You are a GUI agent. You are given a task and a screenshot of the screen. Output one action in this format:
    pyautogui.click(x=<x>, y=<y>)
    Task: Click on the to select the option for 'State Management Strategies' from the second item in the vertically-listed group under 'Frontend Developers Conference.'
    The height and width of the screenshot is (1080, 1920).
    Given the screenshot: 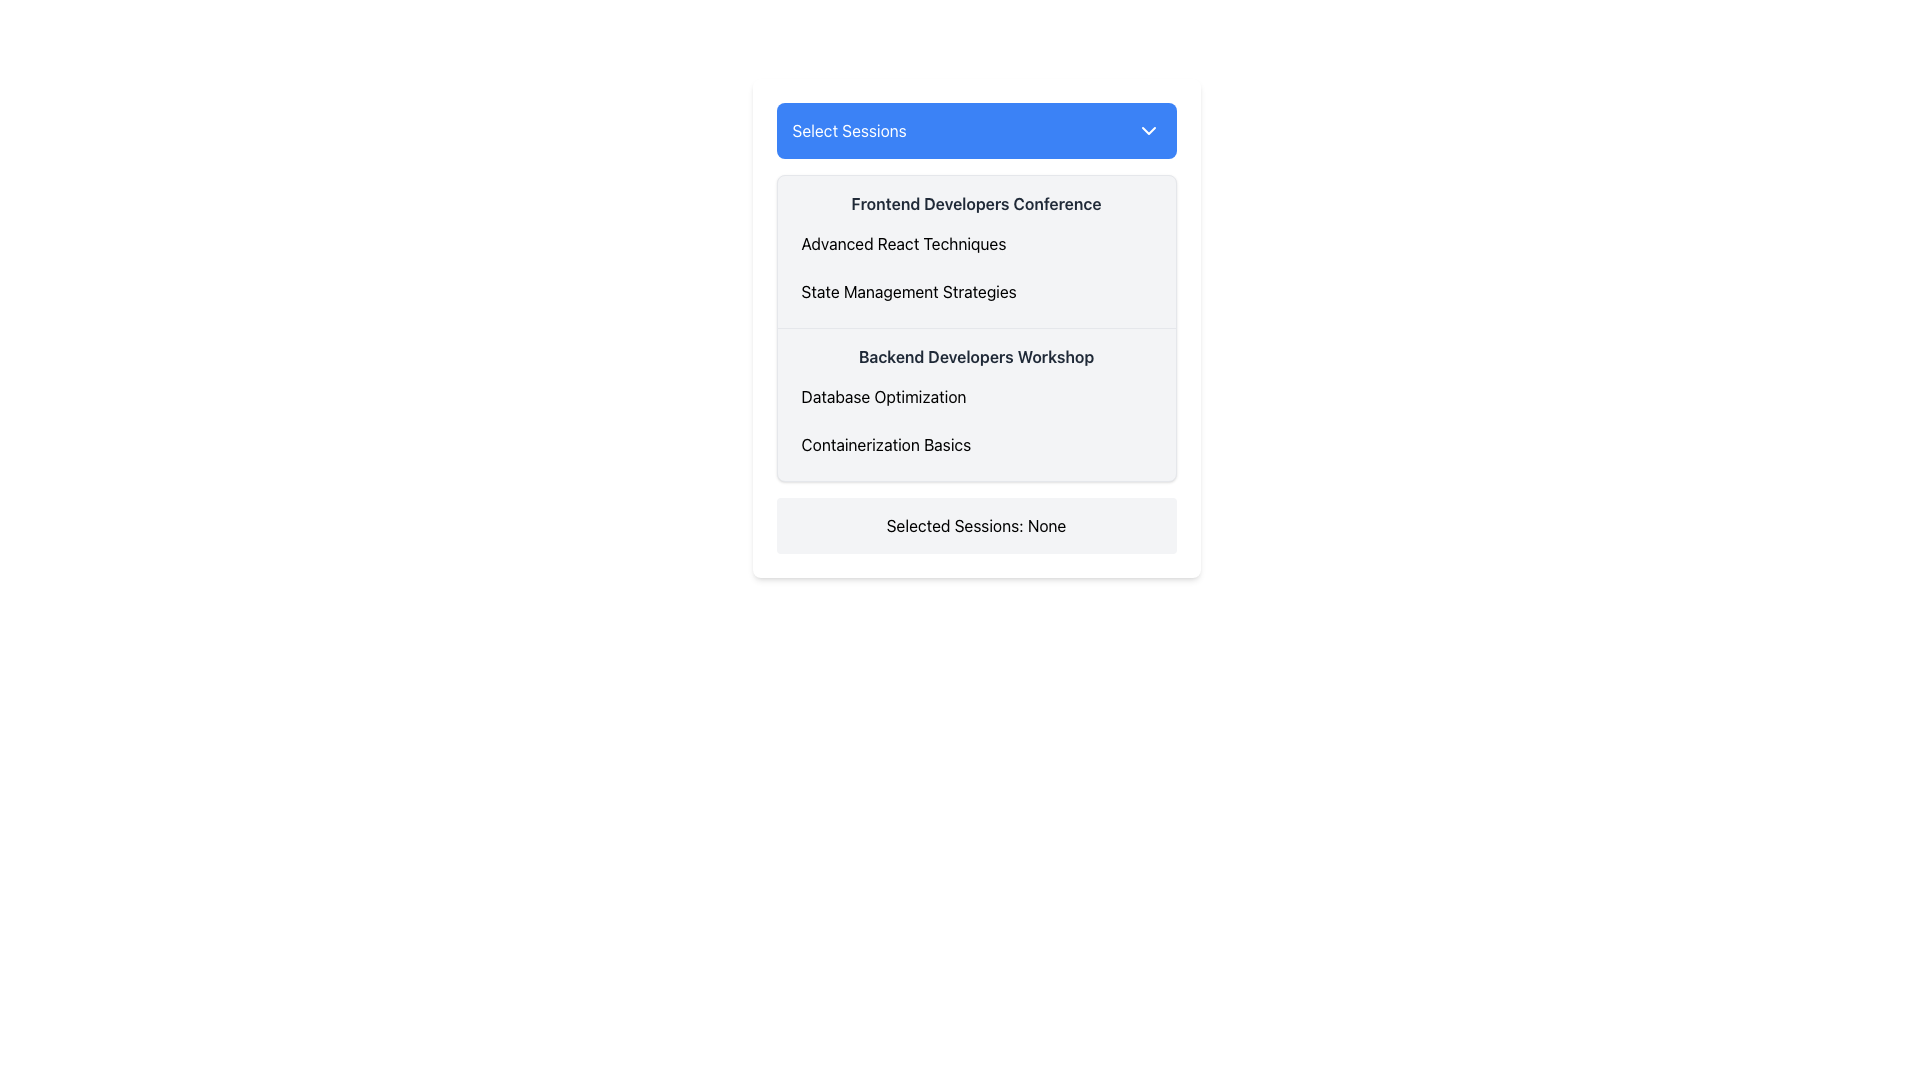 What is the action you would take?
    pyautogui.click(x=976, y=292)
    